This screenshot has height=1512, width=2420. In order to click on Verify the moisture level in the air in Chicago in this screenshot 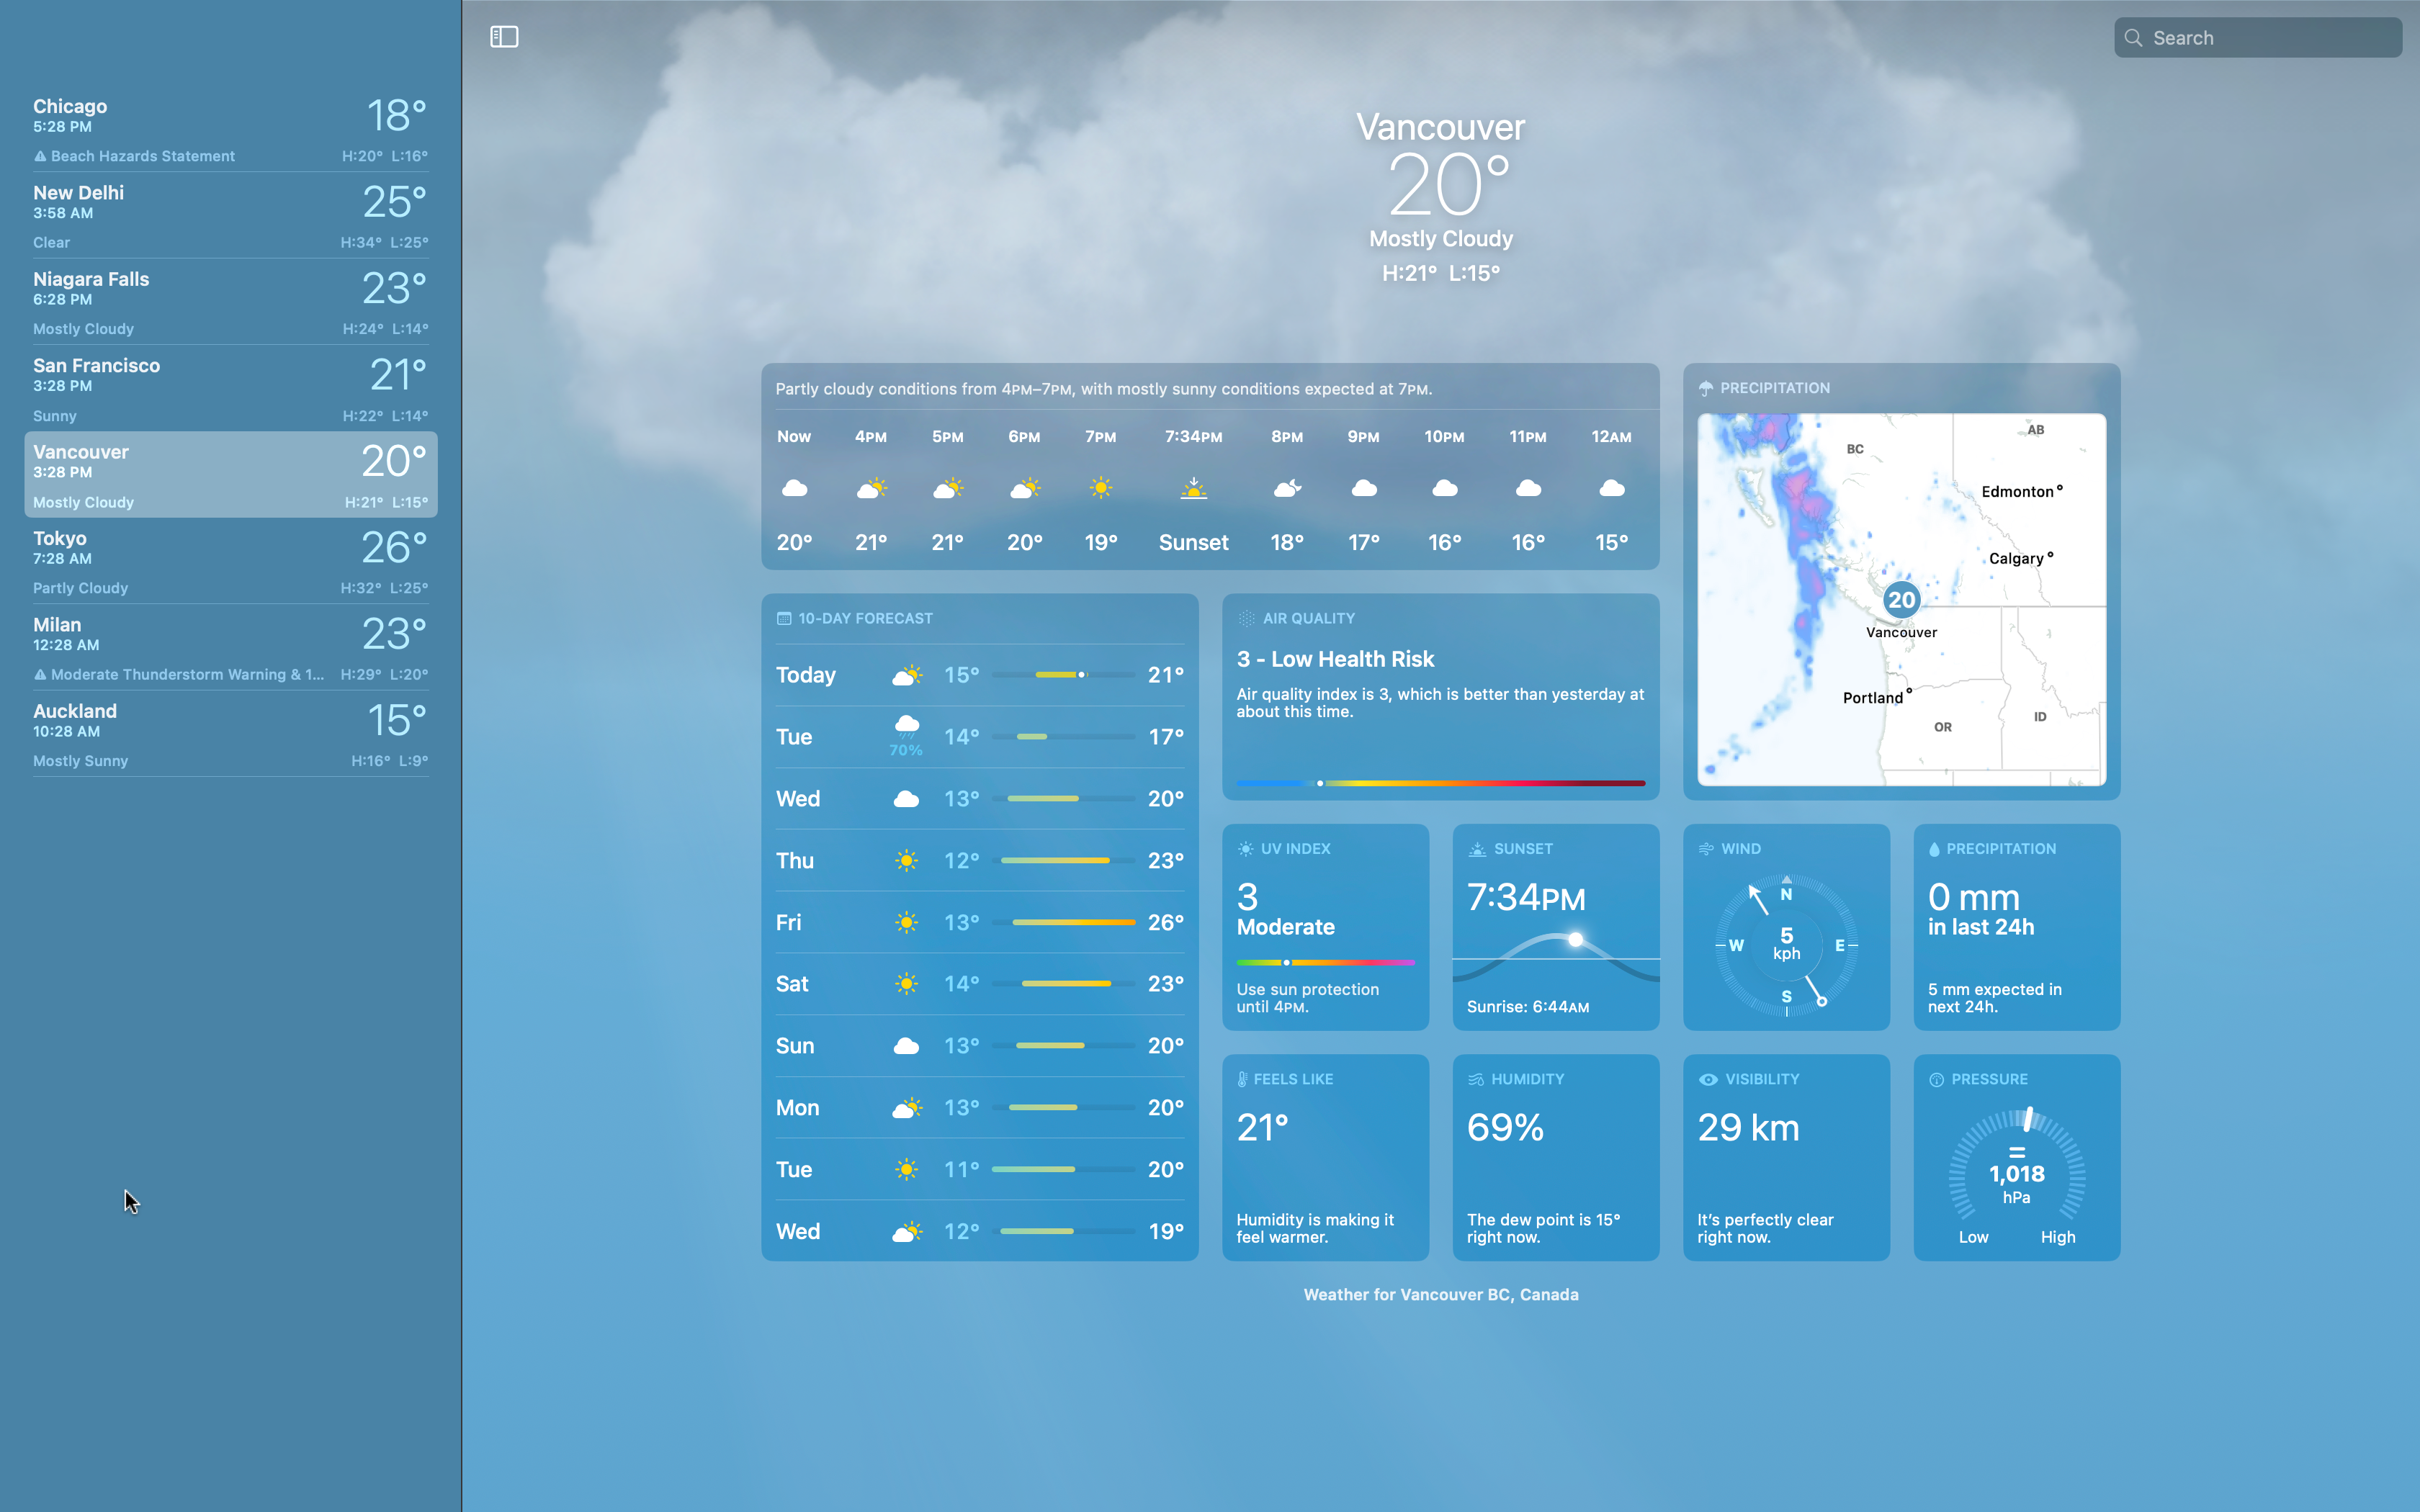, I will do `click(1560, 1158)`.